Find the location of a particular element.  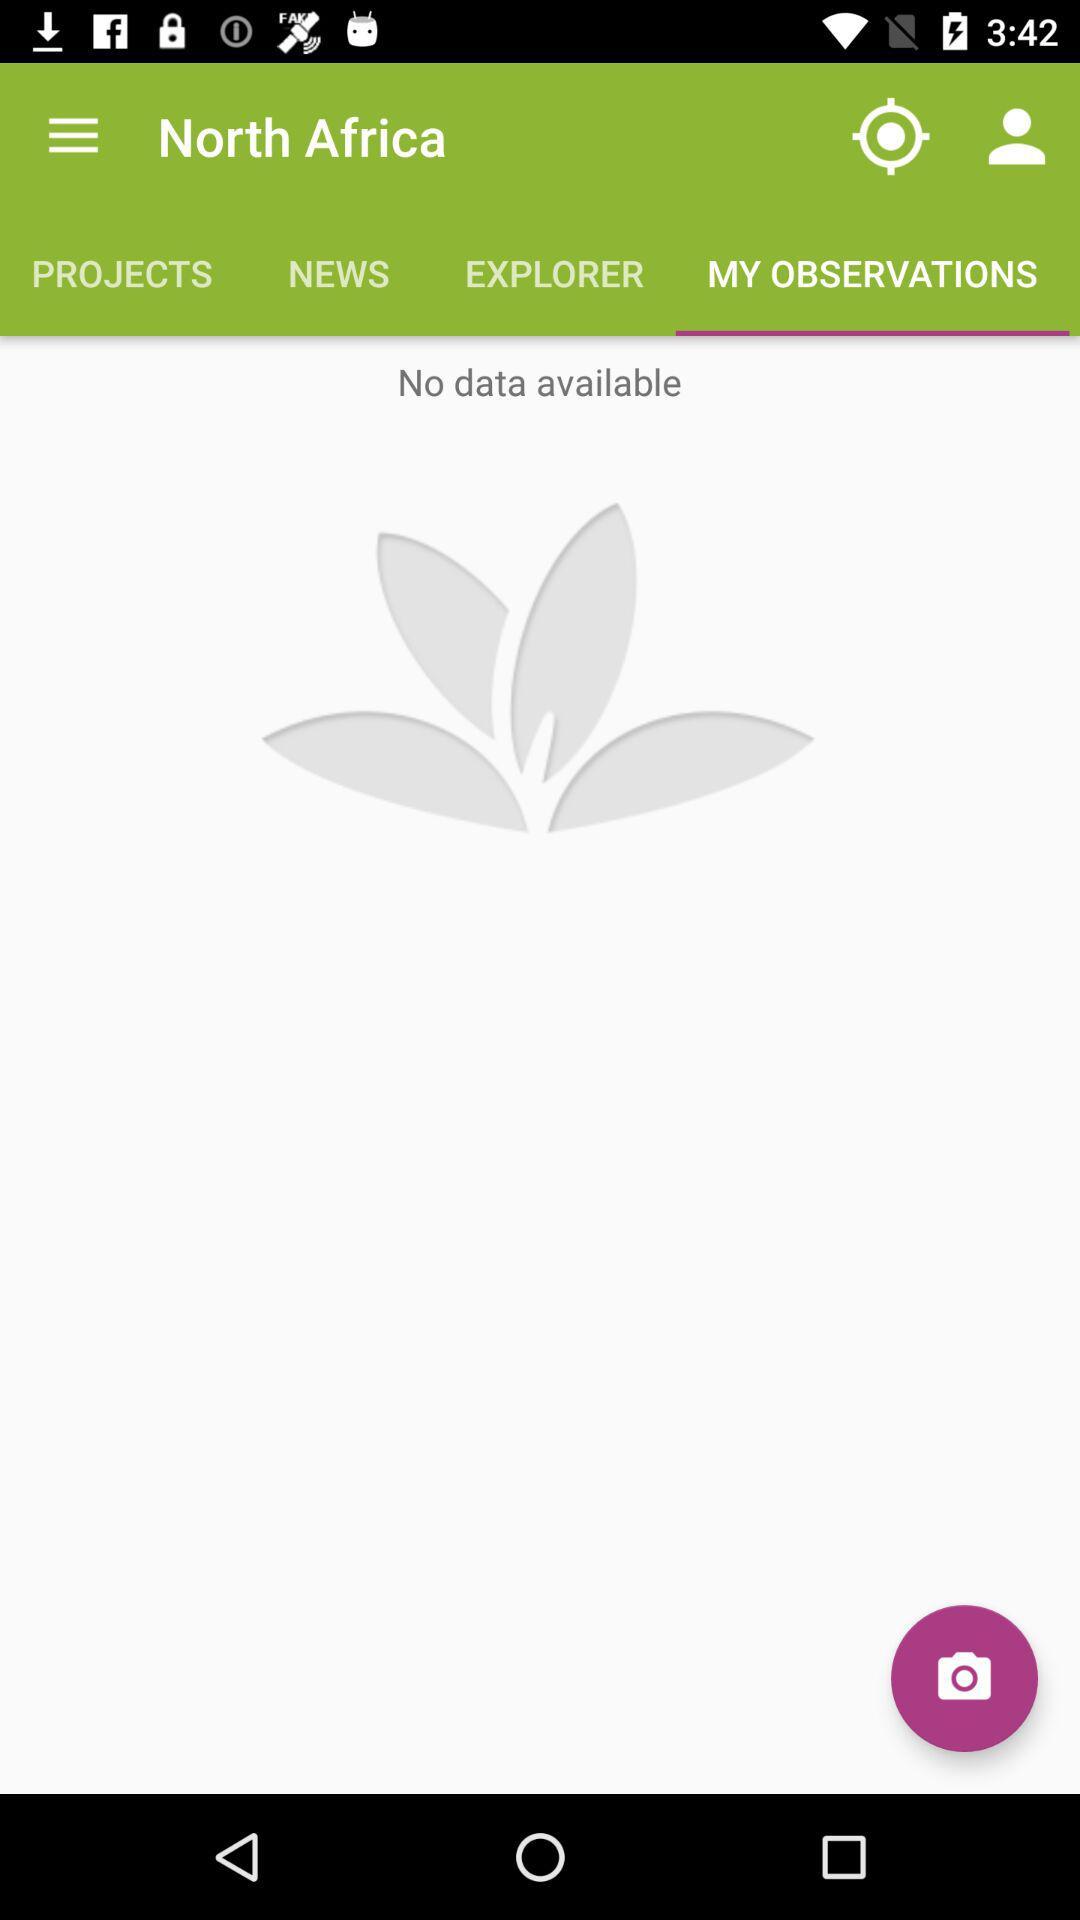

item to the right of north africa item is located at coordinates (890, 135).